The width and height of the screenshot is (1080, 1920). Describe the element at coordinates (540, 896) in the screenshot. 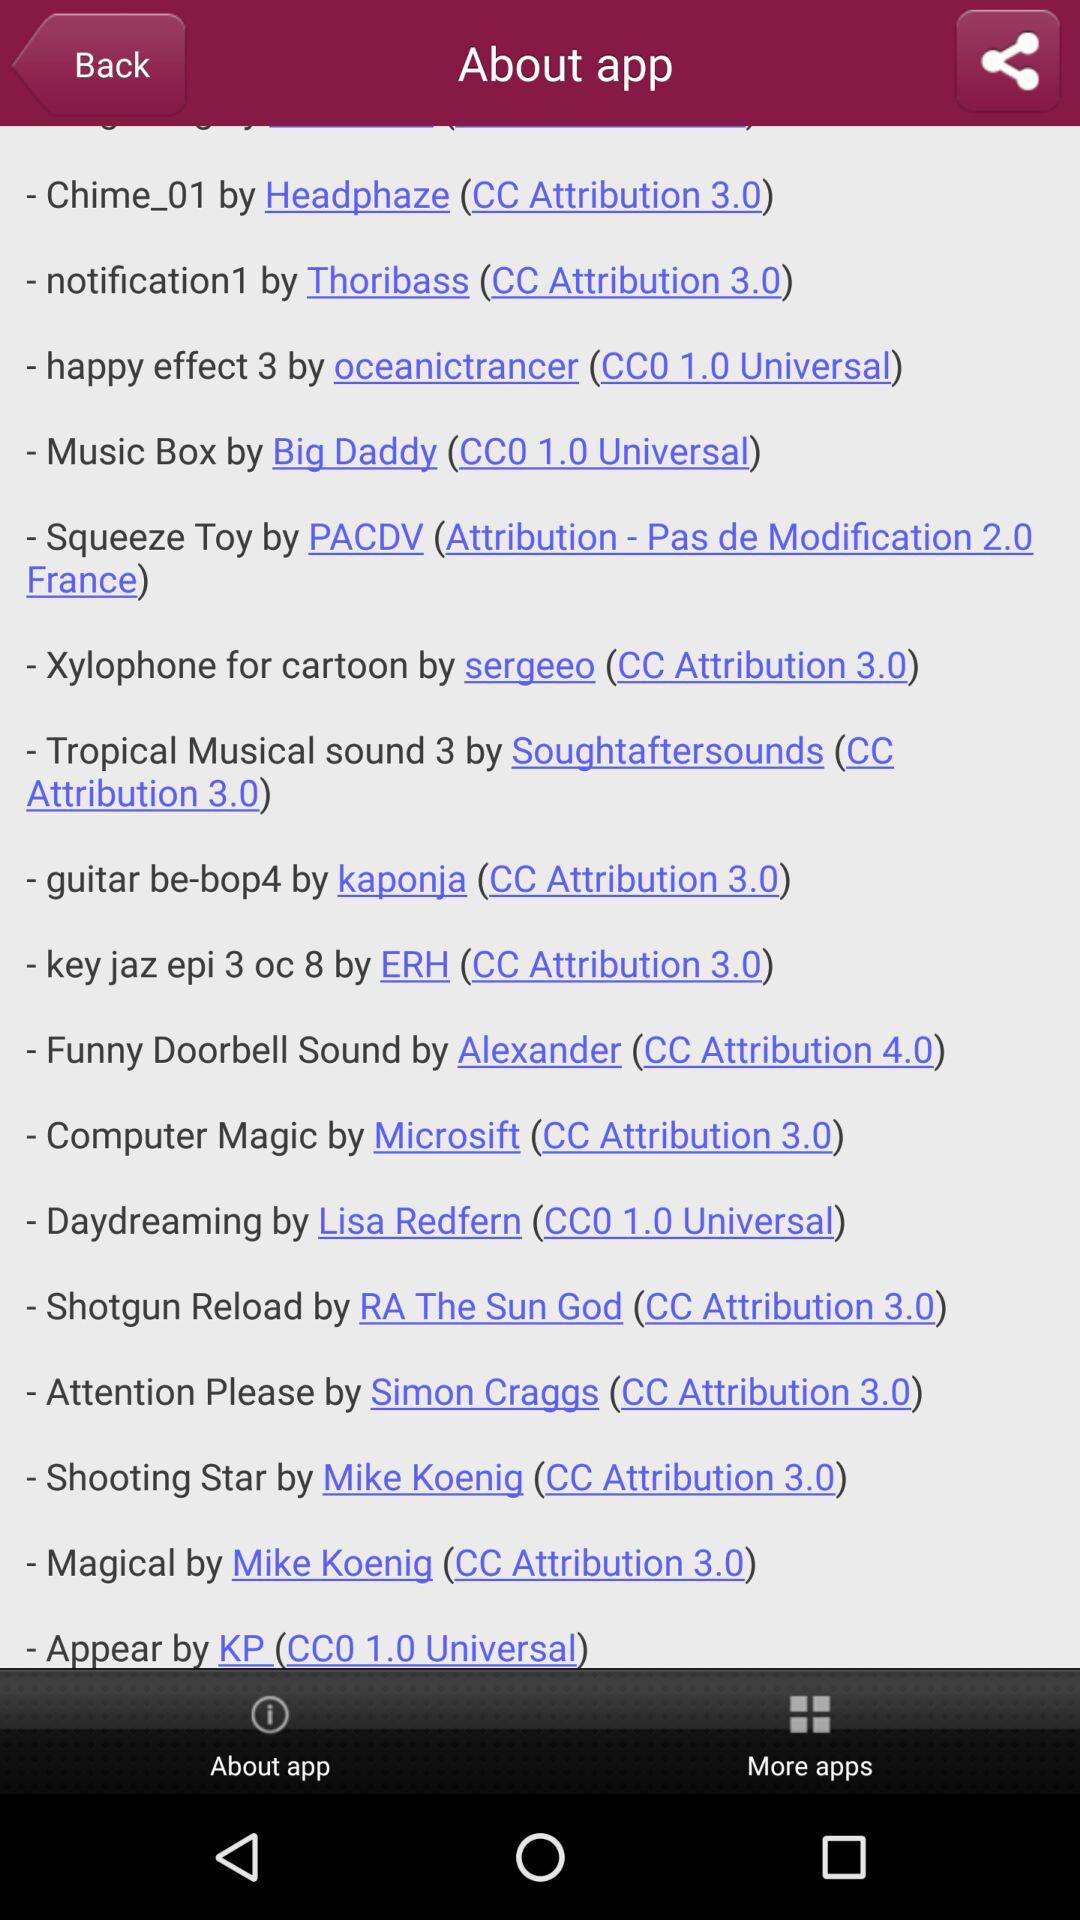

I see `icon at the center` at that location.